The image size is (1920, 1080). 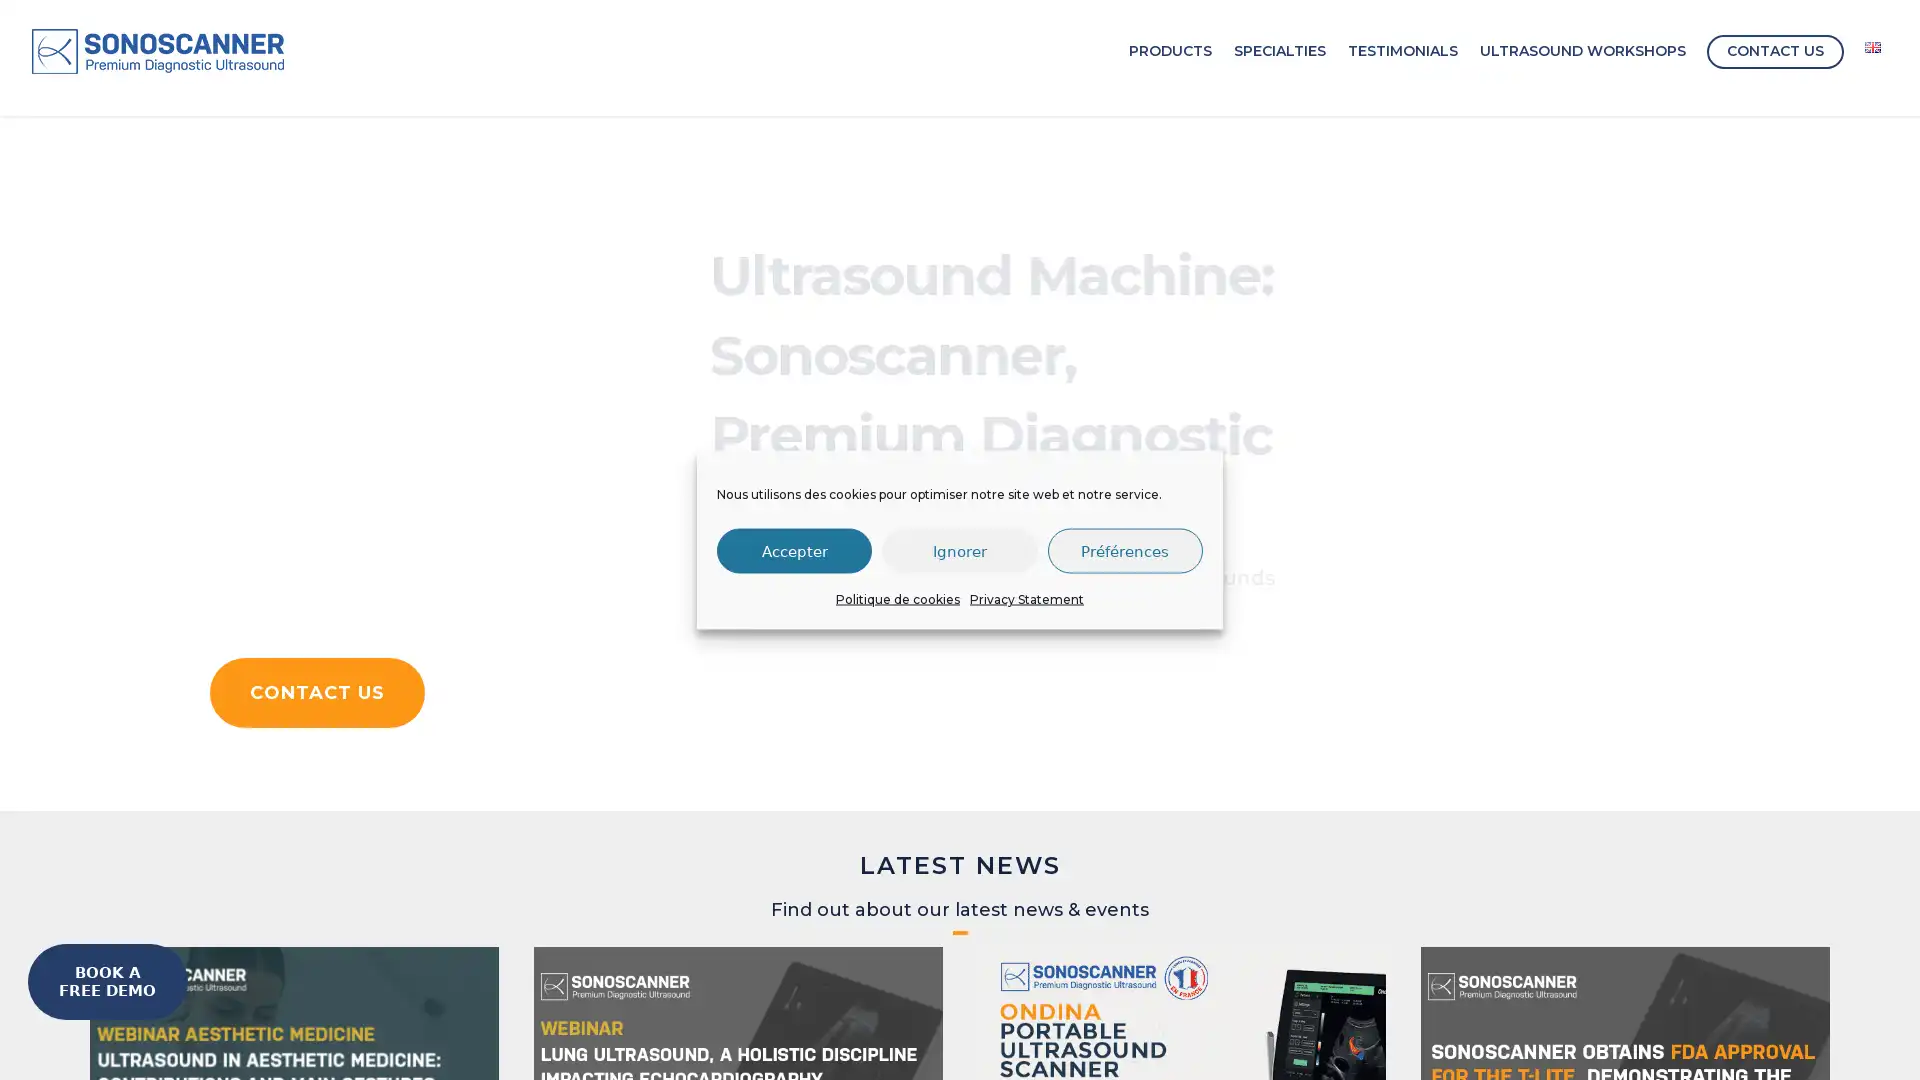 What do you see at coordinates (793, 550) in the screenshot?
I see `Accepter` at bounding box center [793, 550].